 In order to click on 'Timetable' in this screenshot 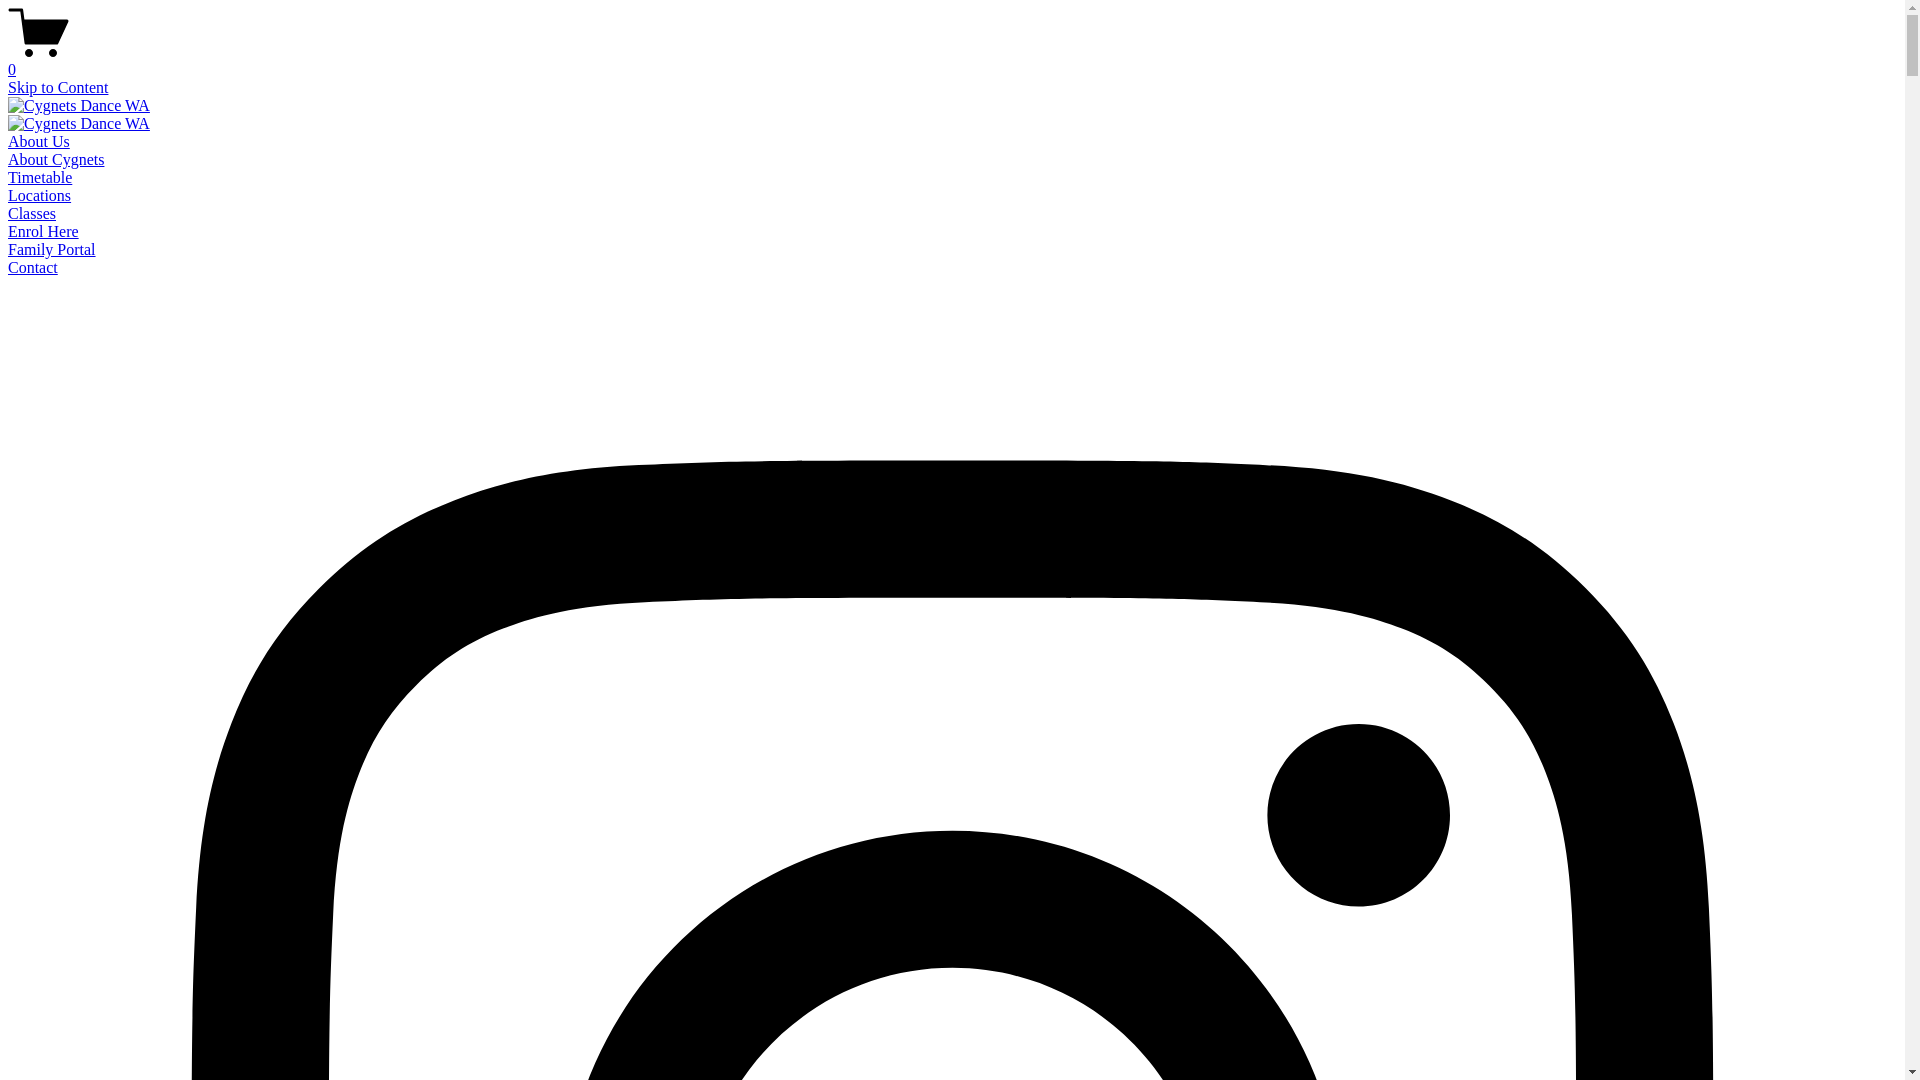, I will do `click(39, 176)`.